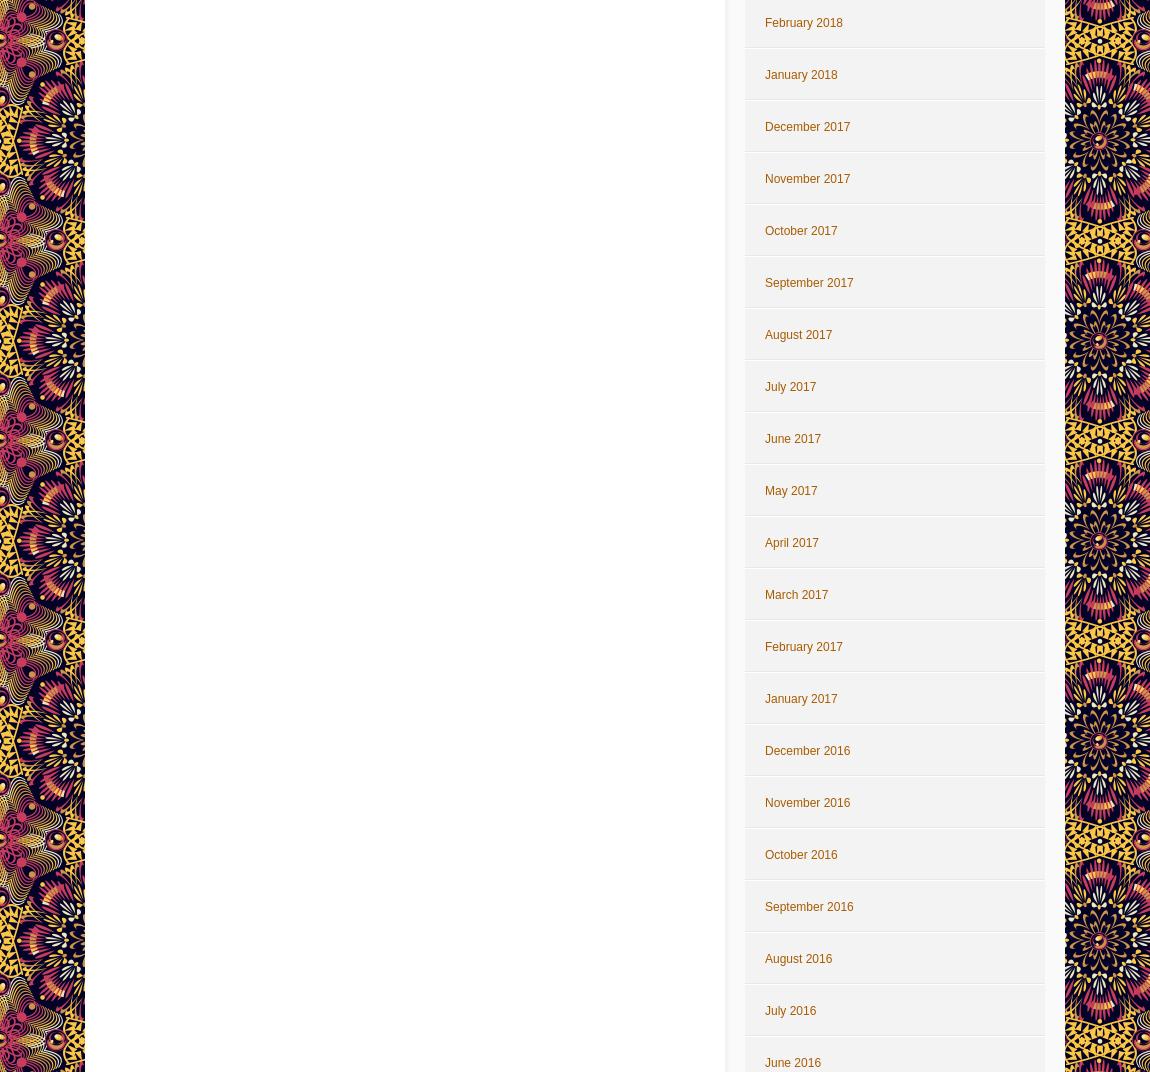  What do you see at coordinates (789, 1011) in the screenshot?
I see `'July 2016'` at bounding box center [789, 1011].